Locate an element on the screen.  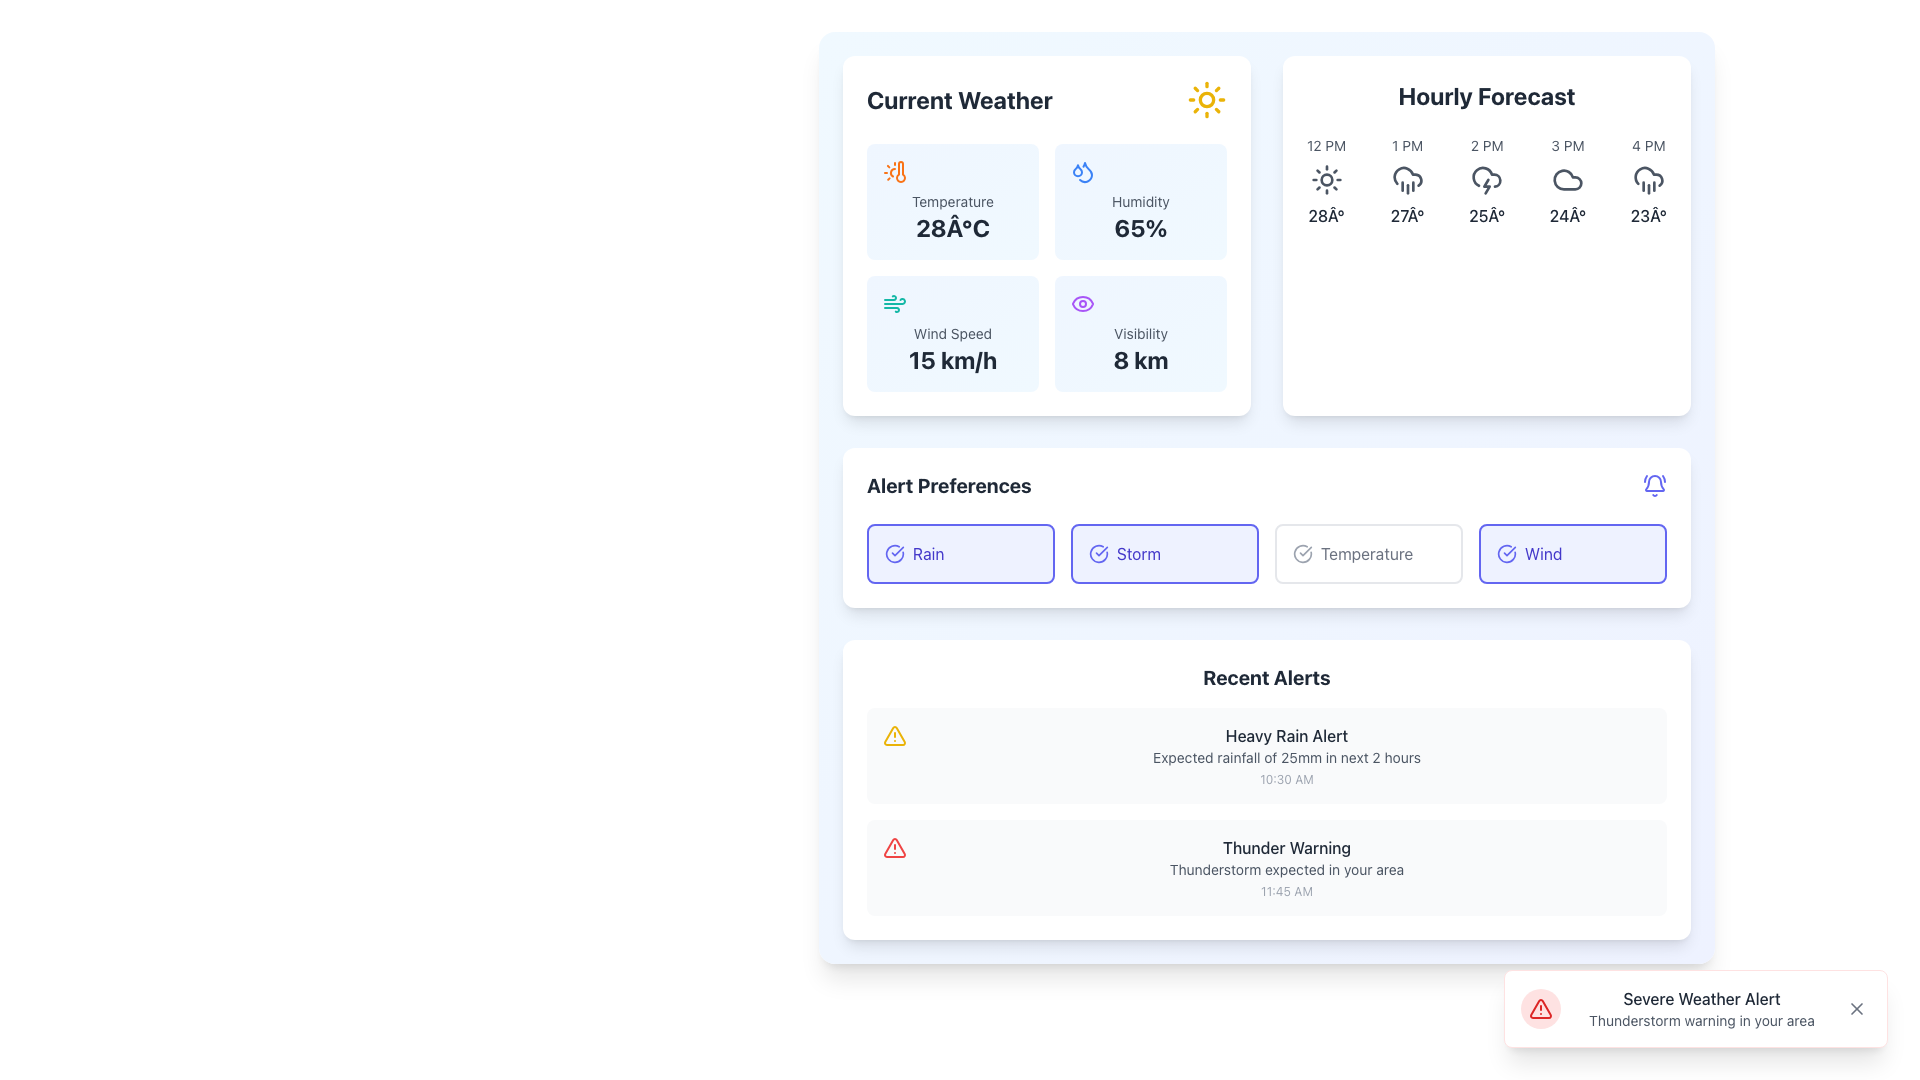
the wind icon in the 'Wind Speed' section of the 'Current Weather' panel, which is teal with rounded strokes and consists of three curving lines is located at coordinates (893, 304).